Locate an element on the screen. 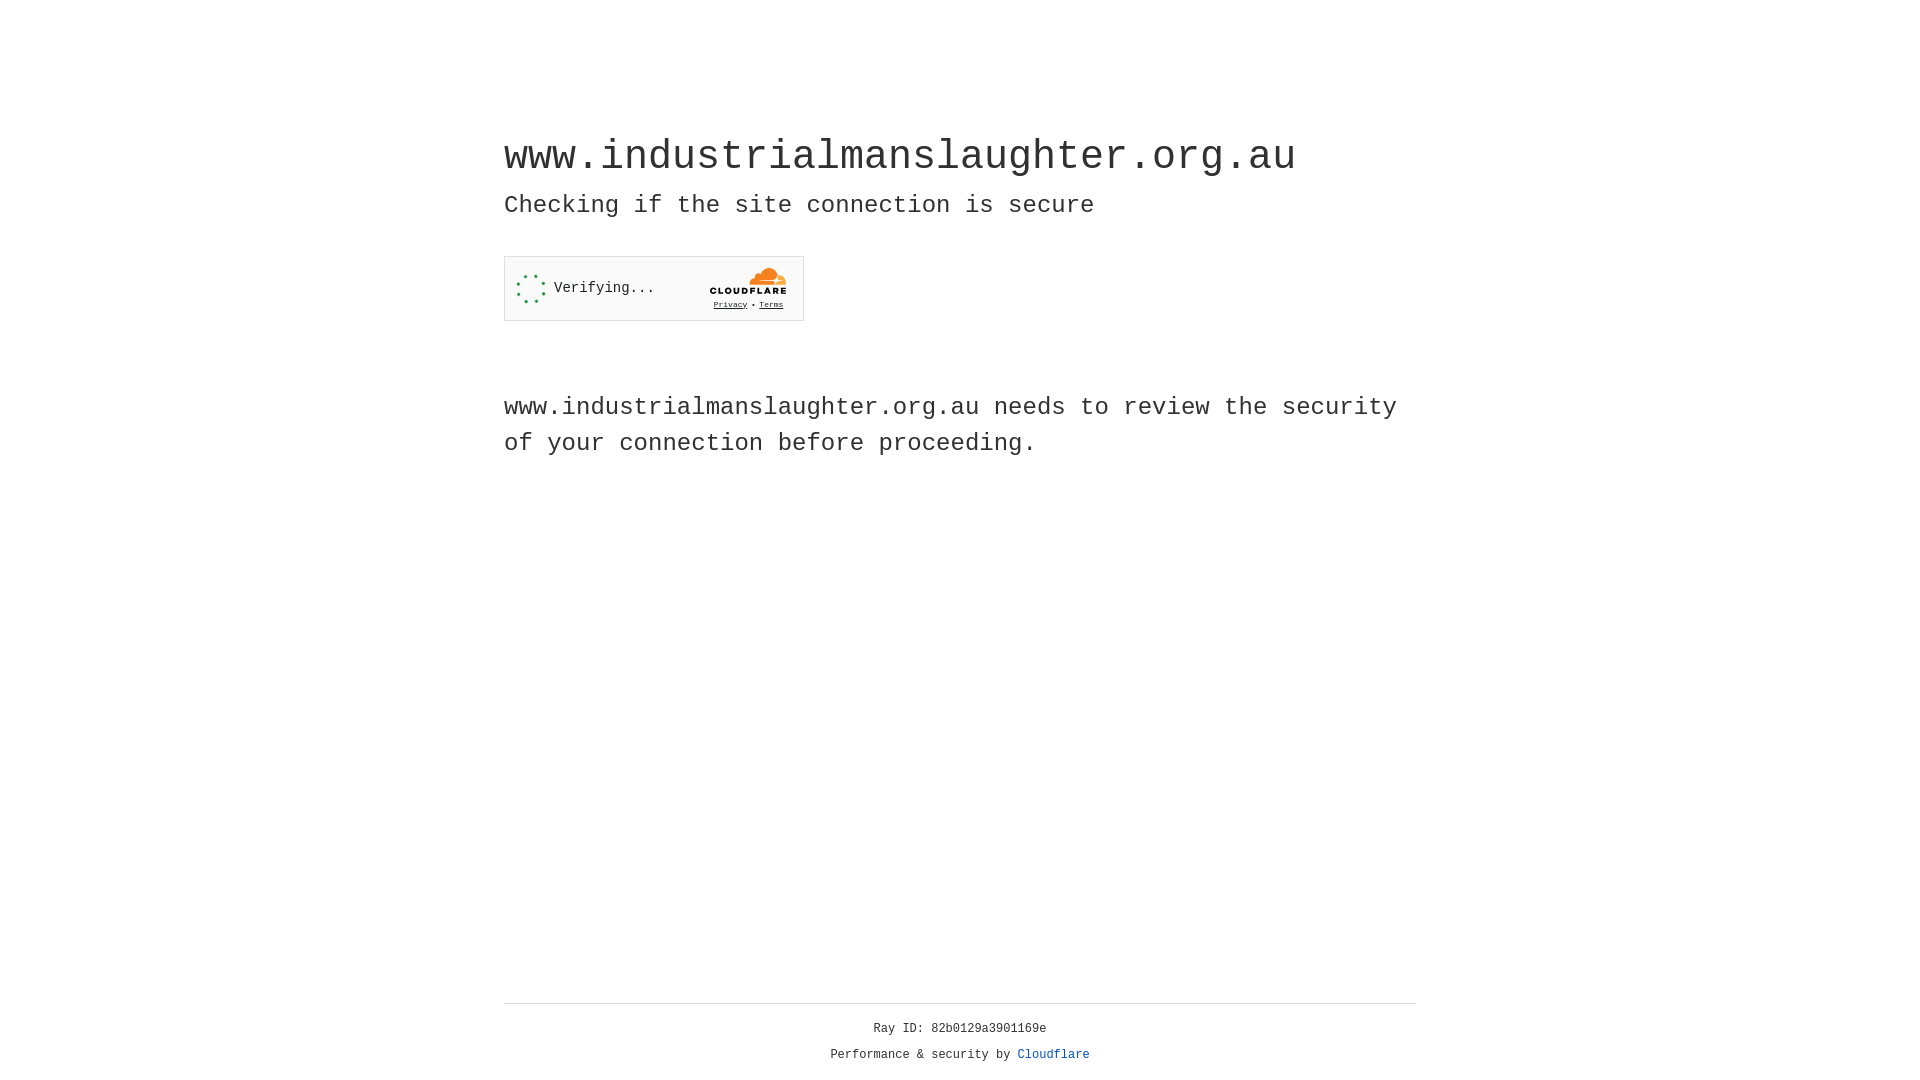 Image resolution: width=1920 pixels, height=1080 pixels. 'Widget containing a Cloudflare security challenge' is located at coordinates (653, 288).